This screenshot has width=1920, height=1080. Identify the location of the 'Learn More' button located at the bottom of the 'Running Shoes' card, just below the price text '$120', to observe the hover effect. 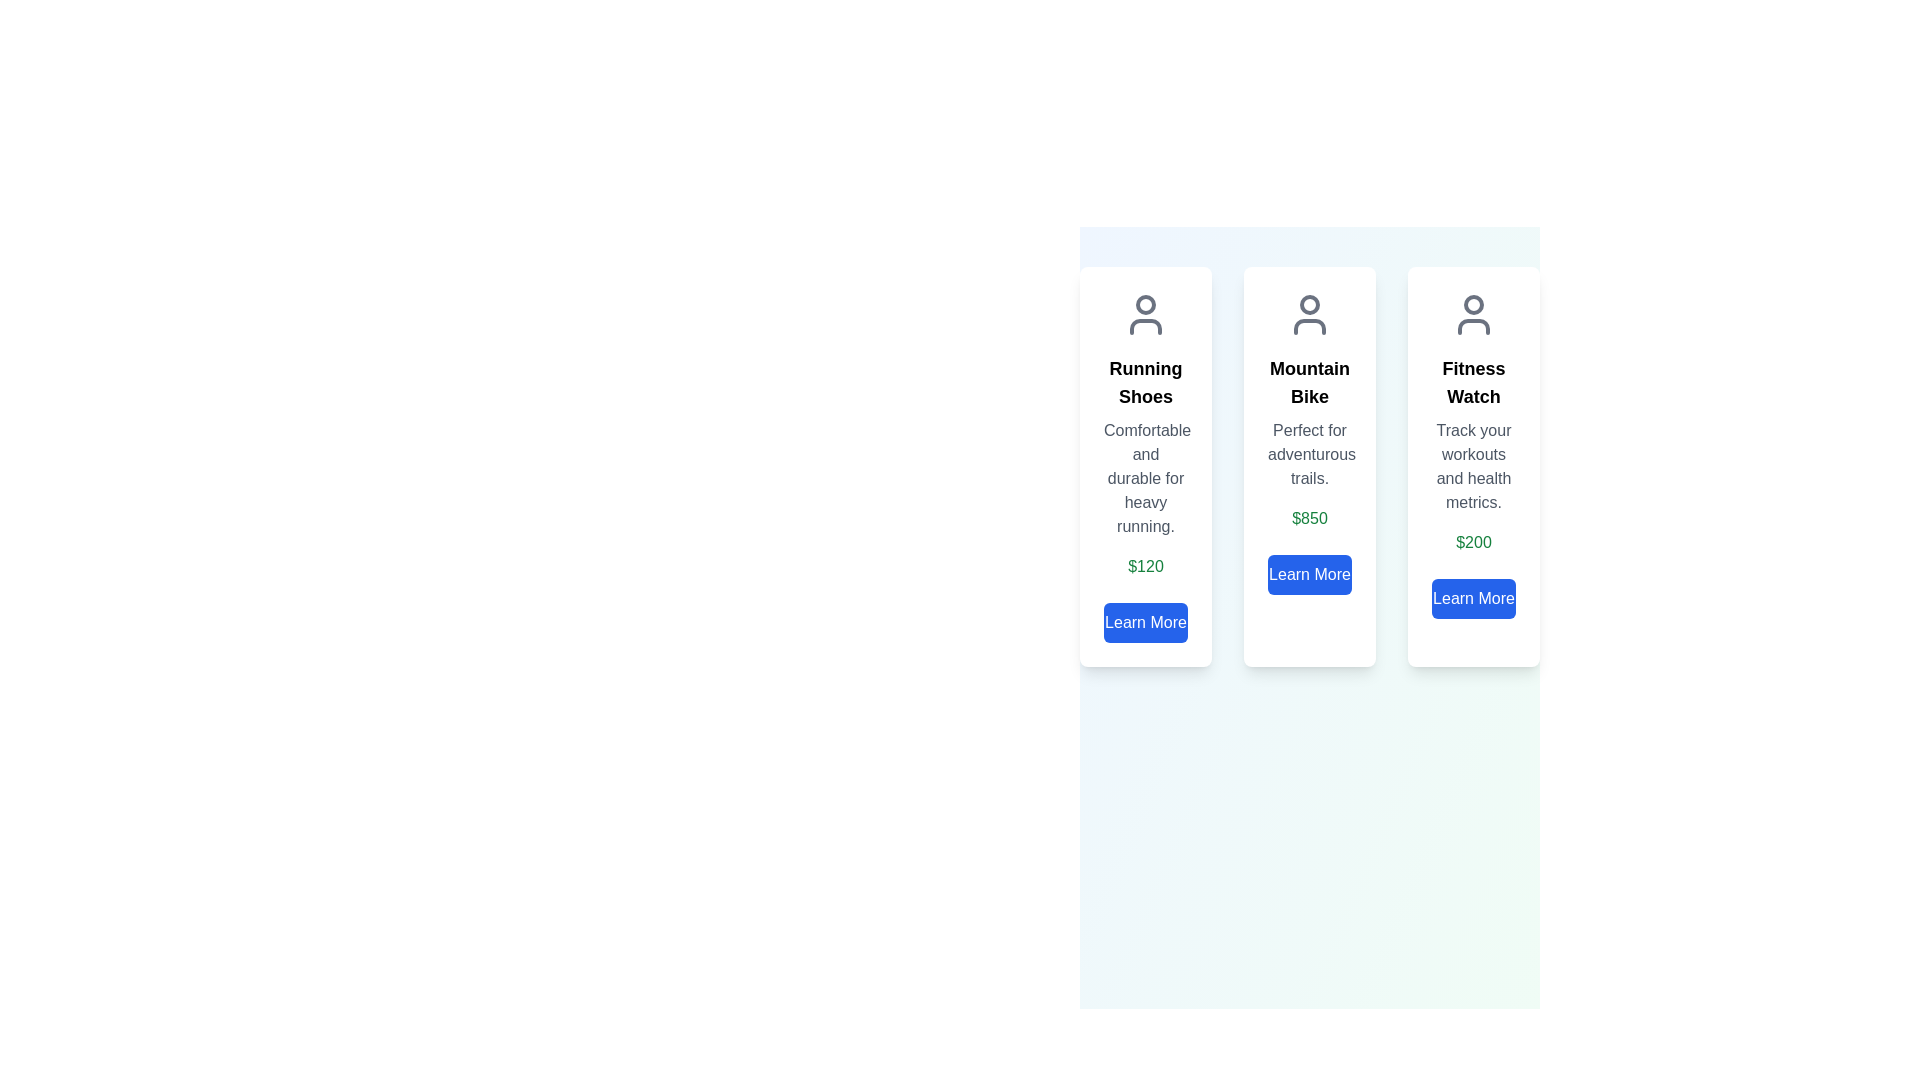
(1146, 622).